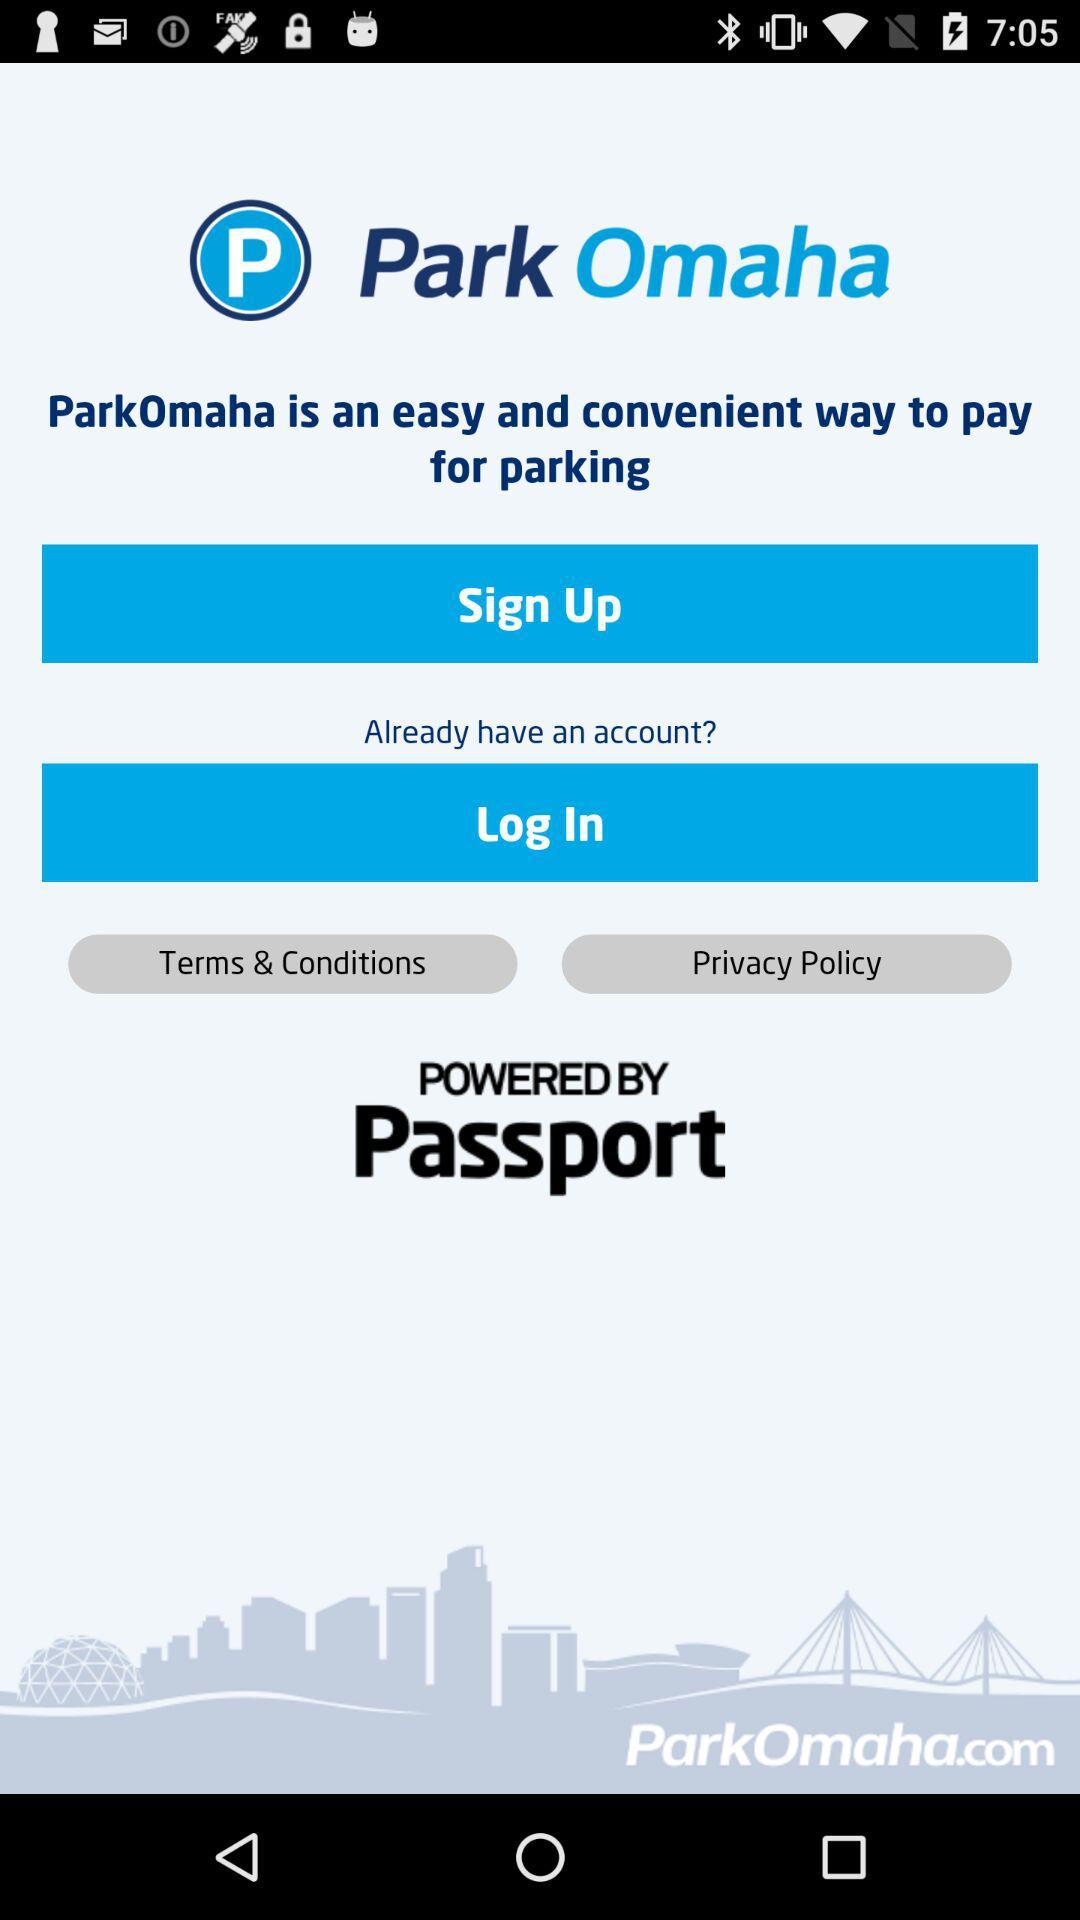 The width and height of the screenshot is (1080, 1920). I want to click on the item above the already have an, so click(540, 602).